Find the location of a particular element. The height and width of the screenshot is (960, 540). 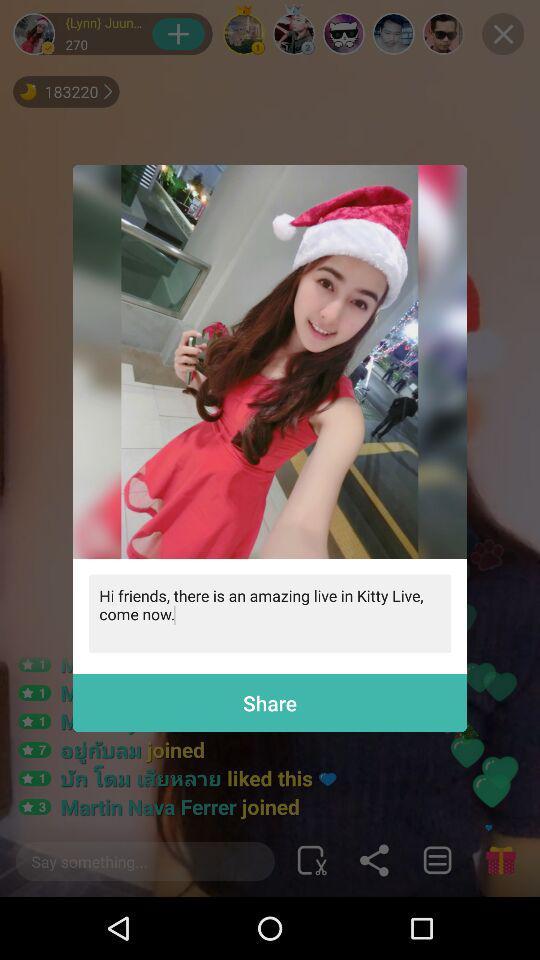

the item above the hi friends there item is located at coordinates (270, 360).